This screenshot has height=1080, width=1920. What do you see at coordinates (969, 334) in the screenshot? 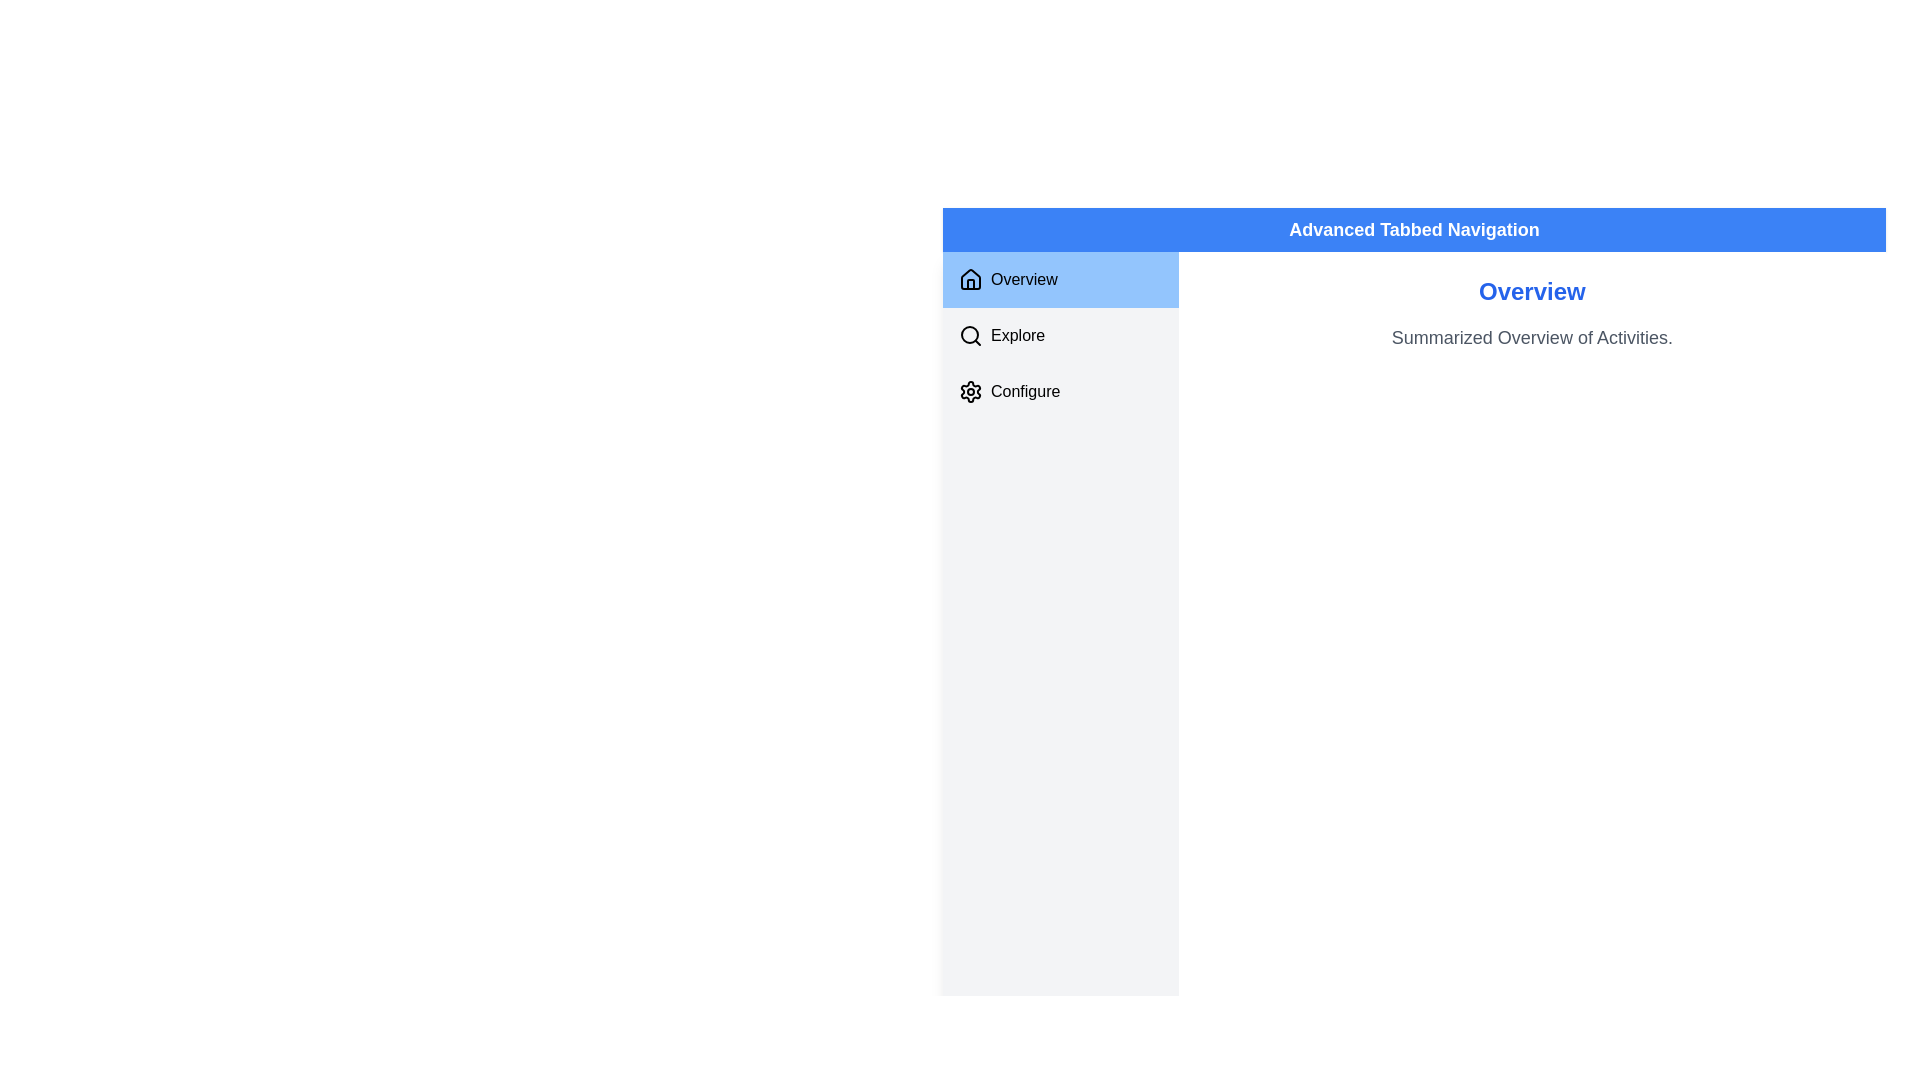
I see `the SVG Circle element that is positioned centrally within a magnifying glass icon, located adjacent to the 'Explore' label in the left navigation bar` at bounding box center [969, 334].